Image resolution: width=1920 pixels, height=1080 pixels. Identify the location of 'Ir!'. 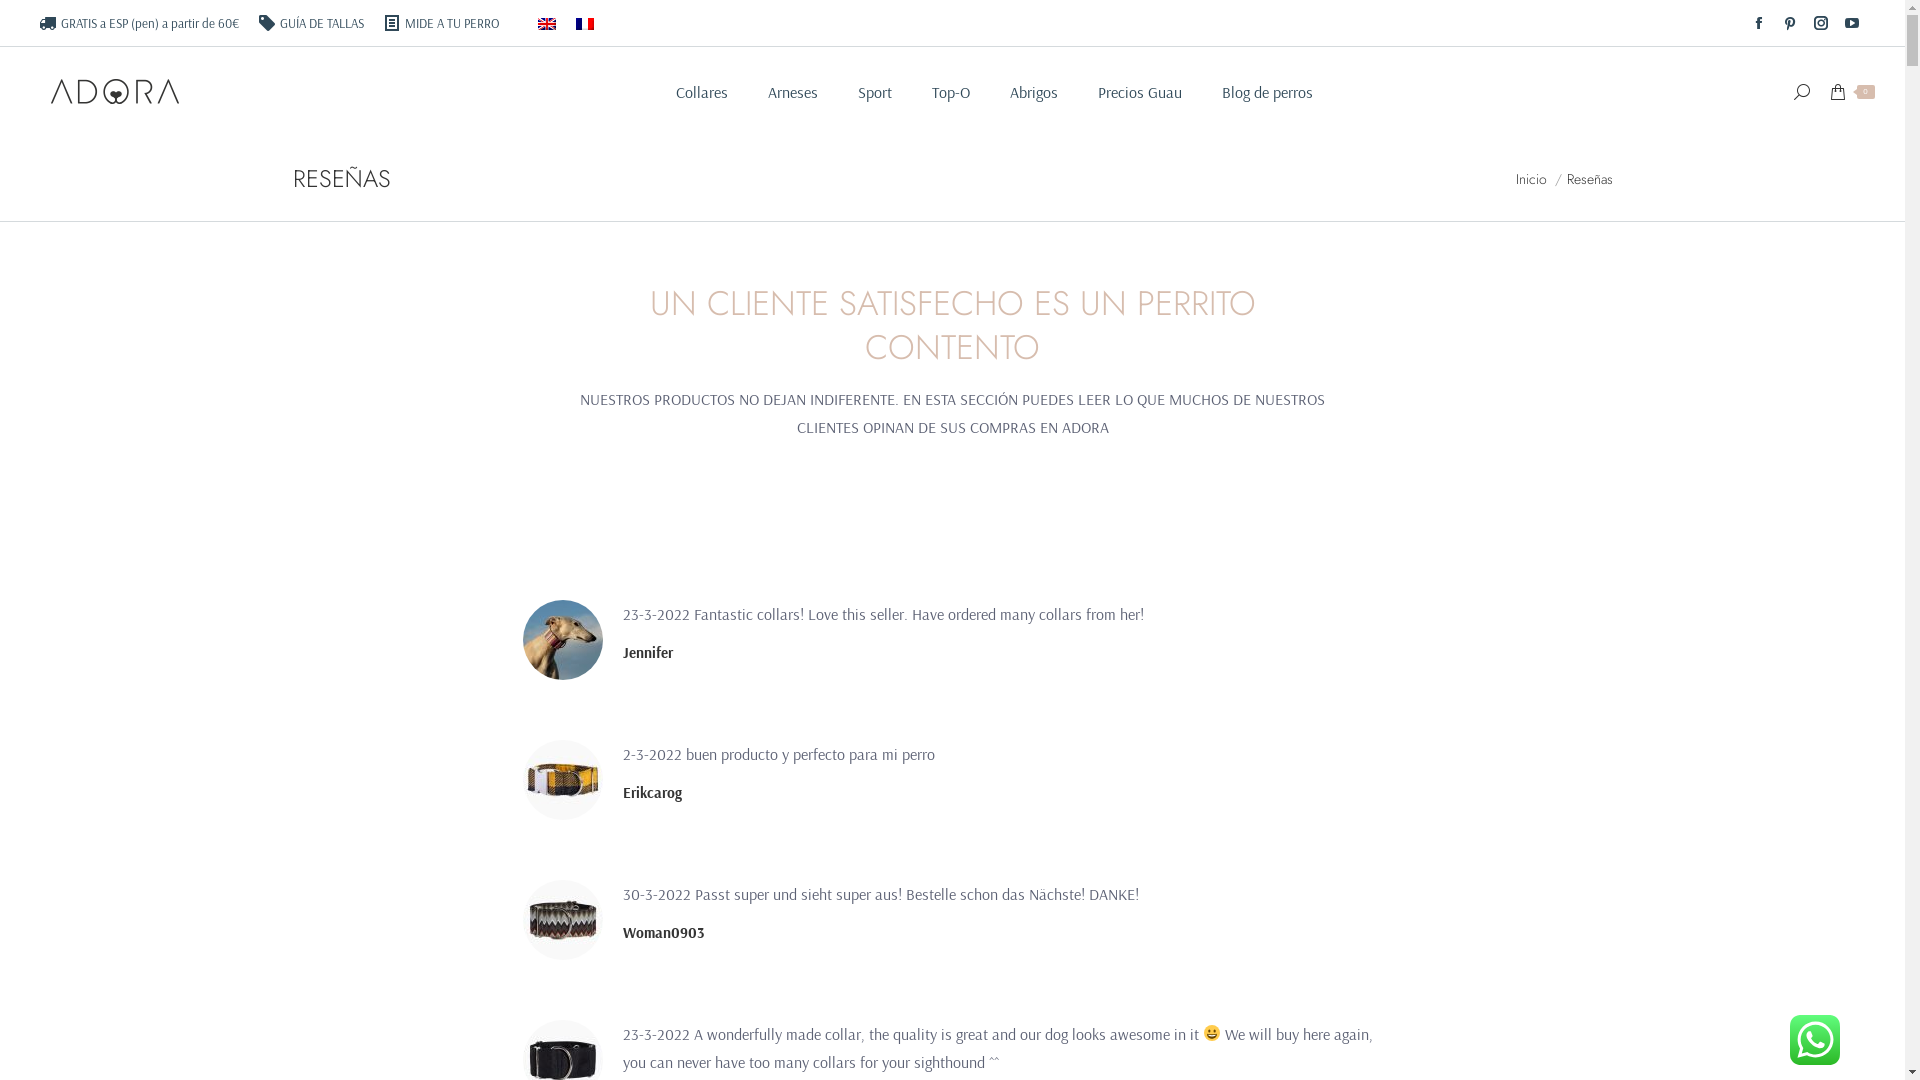
(25, 22).